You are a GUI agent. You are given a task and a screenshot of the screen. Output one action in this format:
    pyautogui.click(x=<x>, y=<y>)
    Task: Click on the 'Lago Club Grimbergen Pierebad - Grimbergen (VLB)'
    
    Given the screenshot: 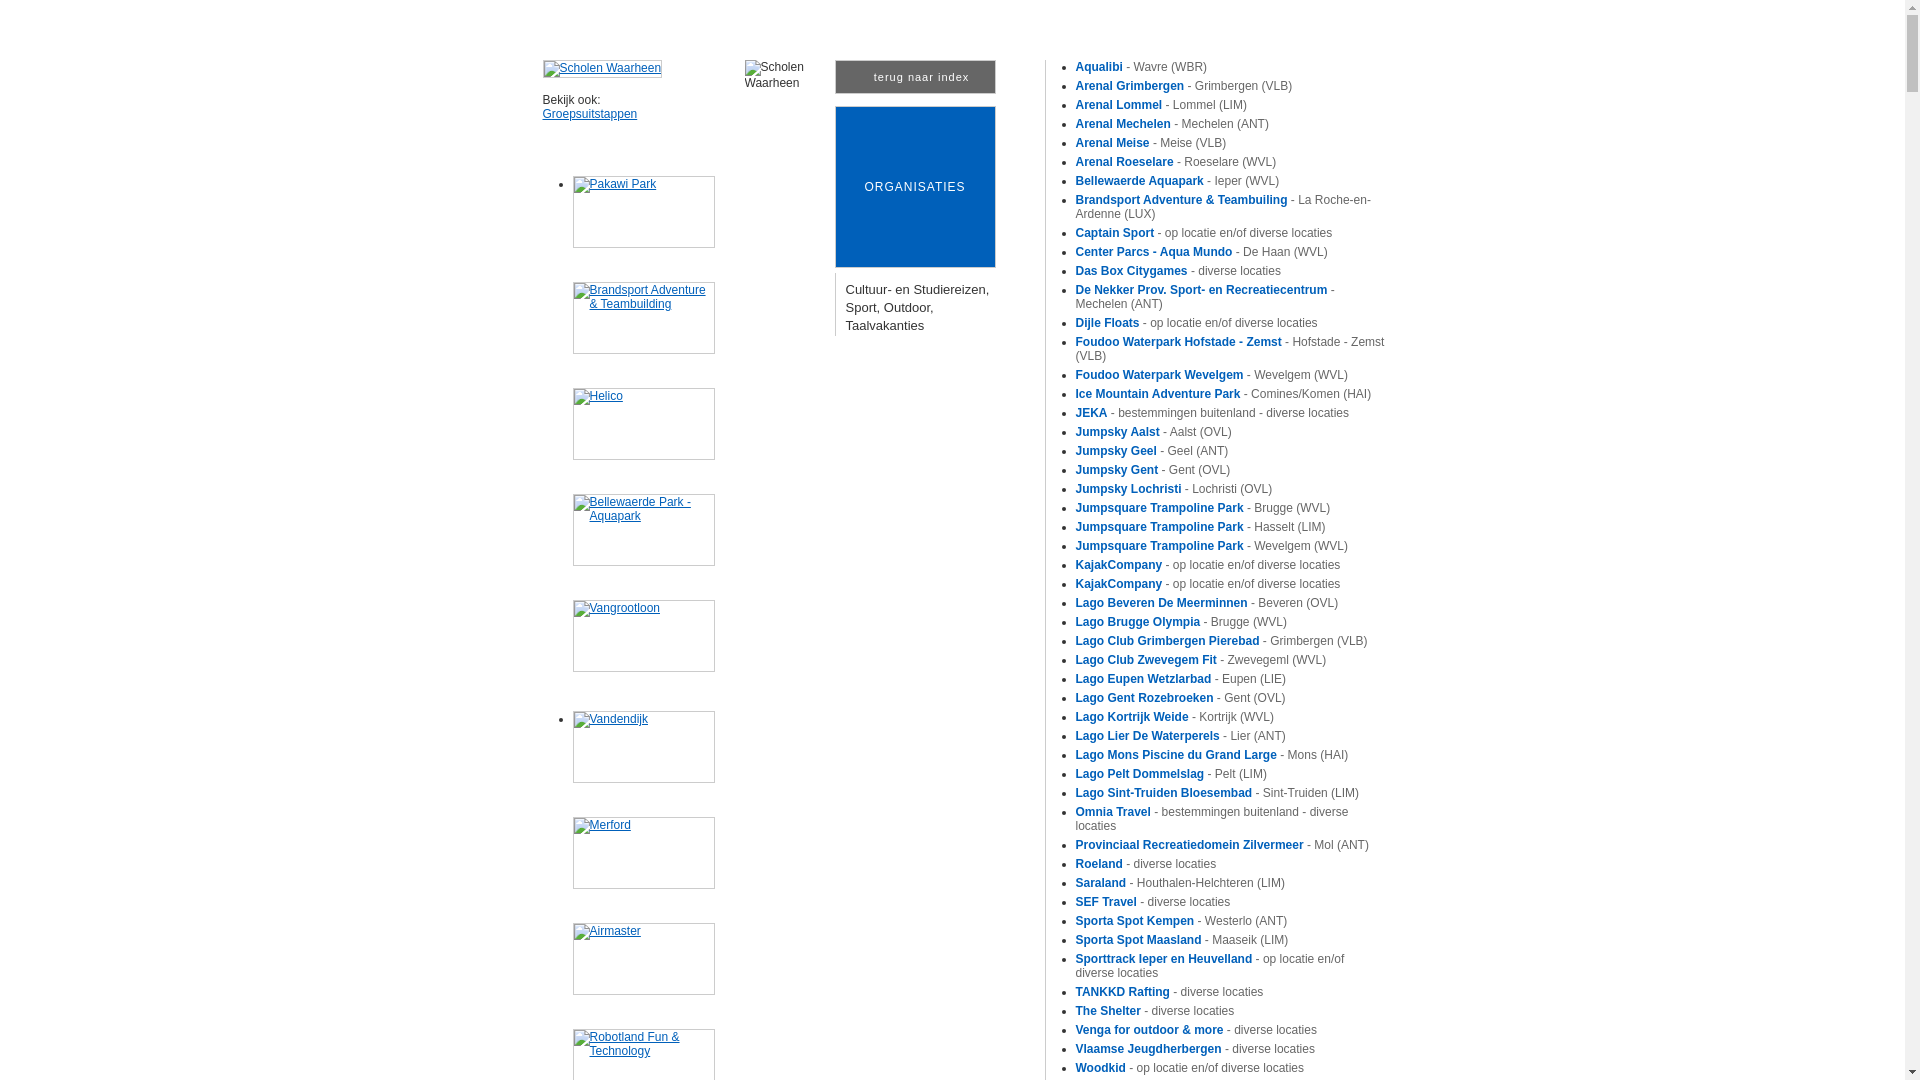 What is the action you would take?
    pyautogui.click(x=1221, y=640)
    